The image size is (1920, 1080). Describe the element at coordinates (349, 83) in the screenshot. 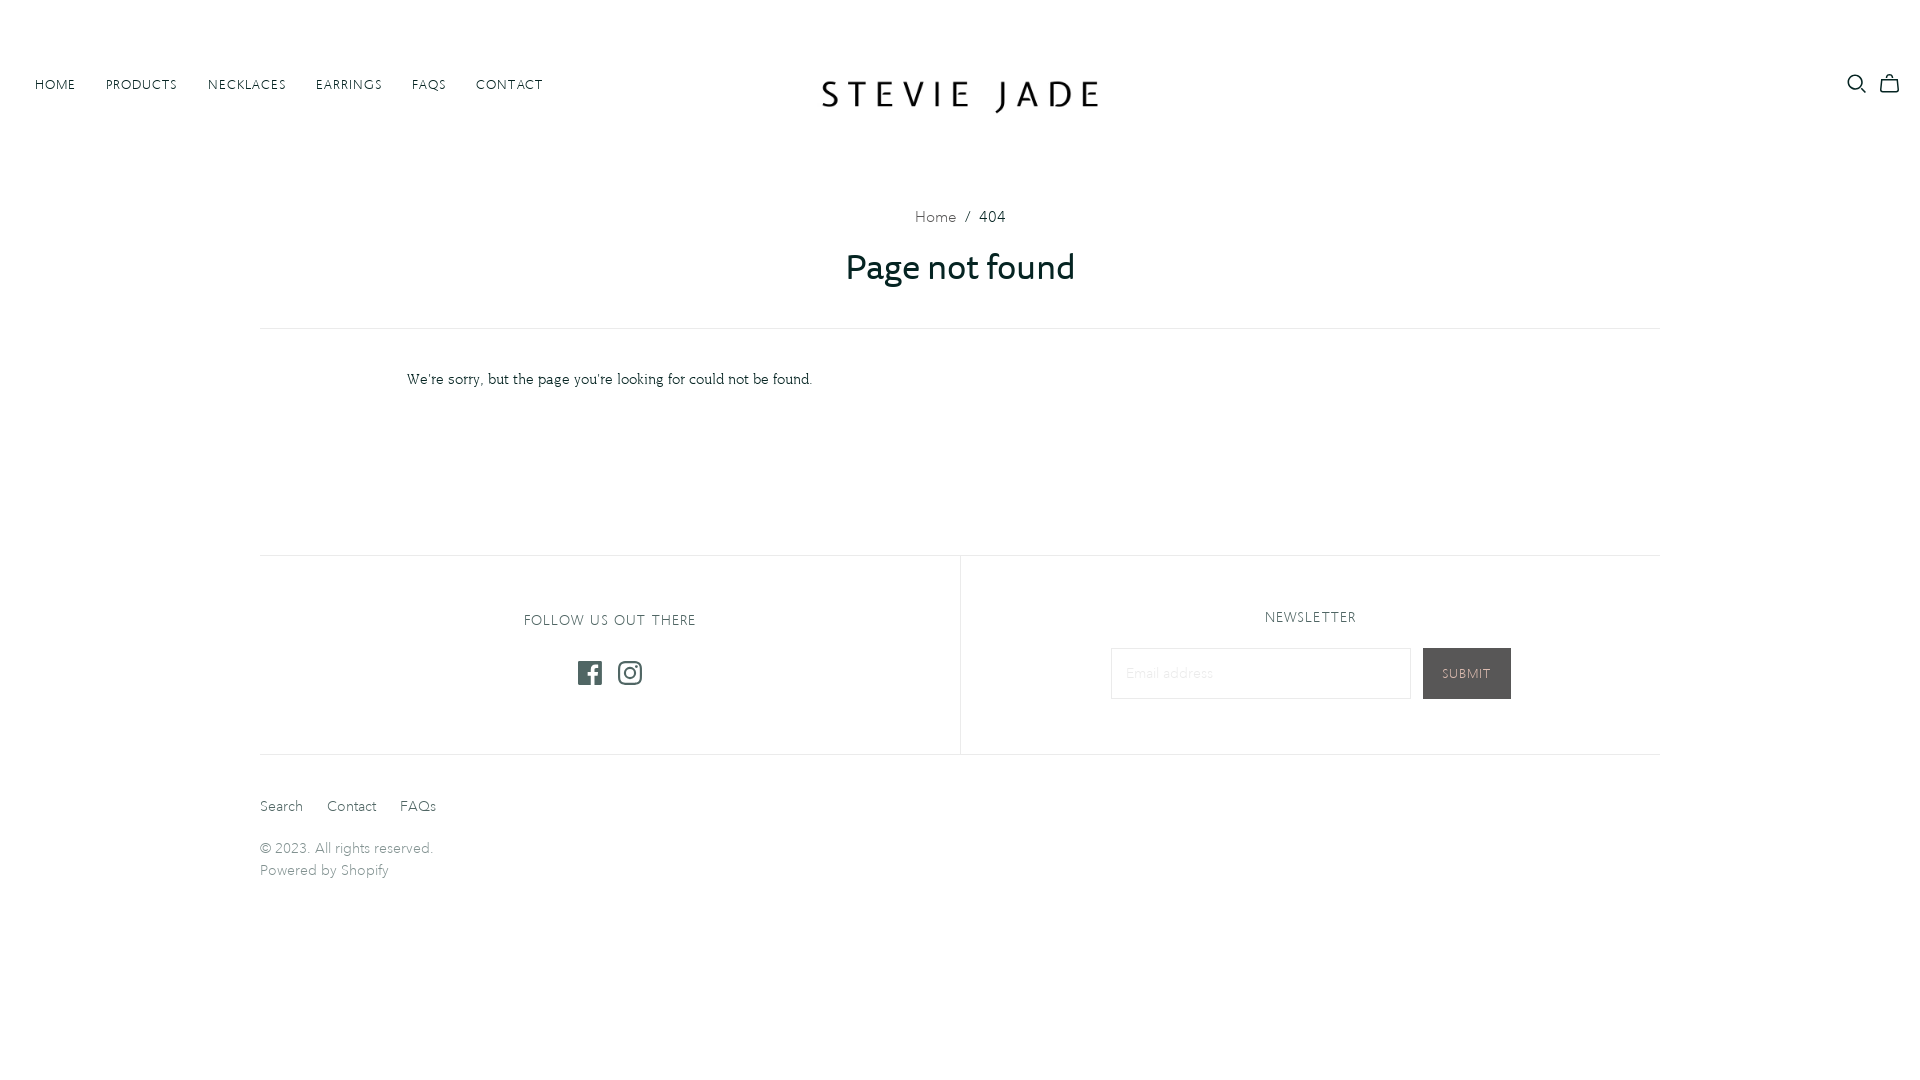

I see `'EARRINGS'` at that location.